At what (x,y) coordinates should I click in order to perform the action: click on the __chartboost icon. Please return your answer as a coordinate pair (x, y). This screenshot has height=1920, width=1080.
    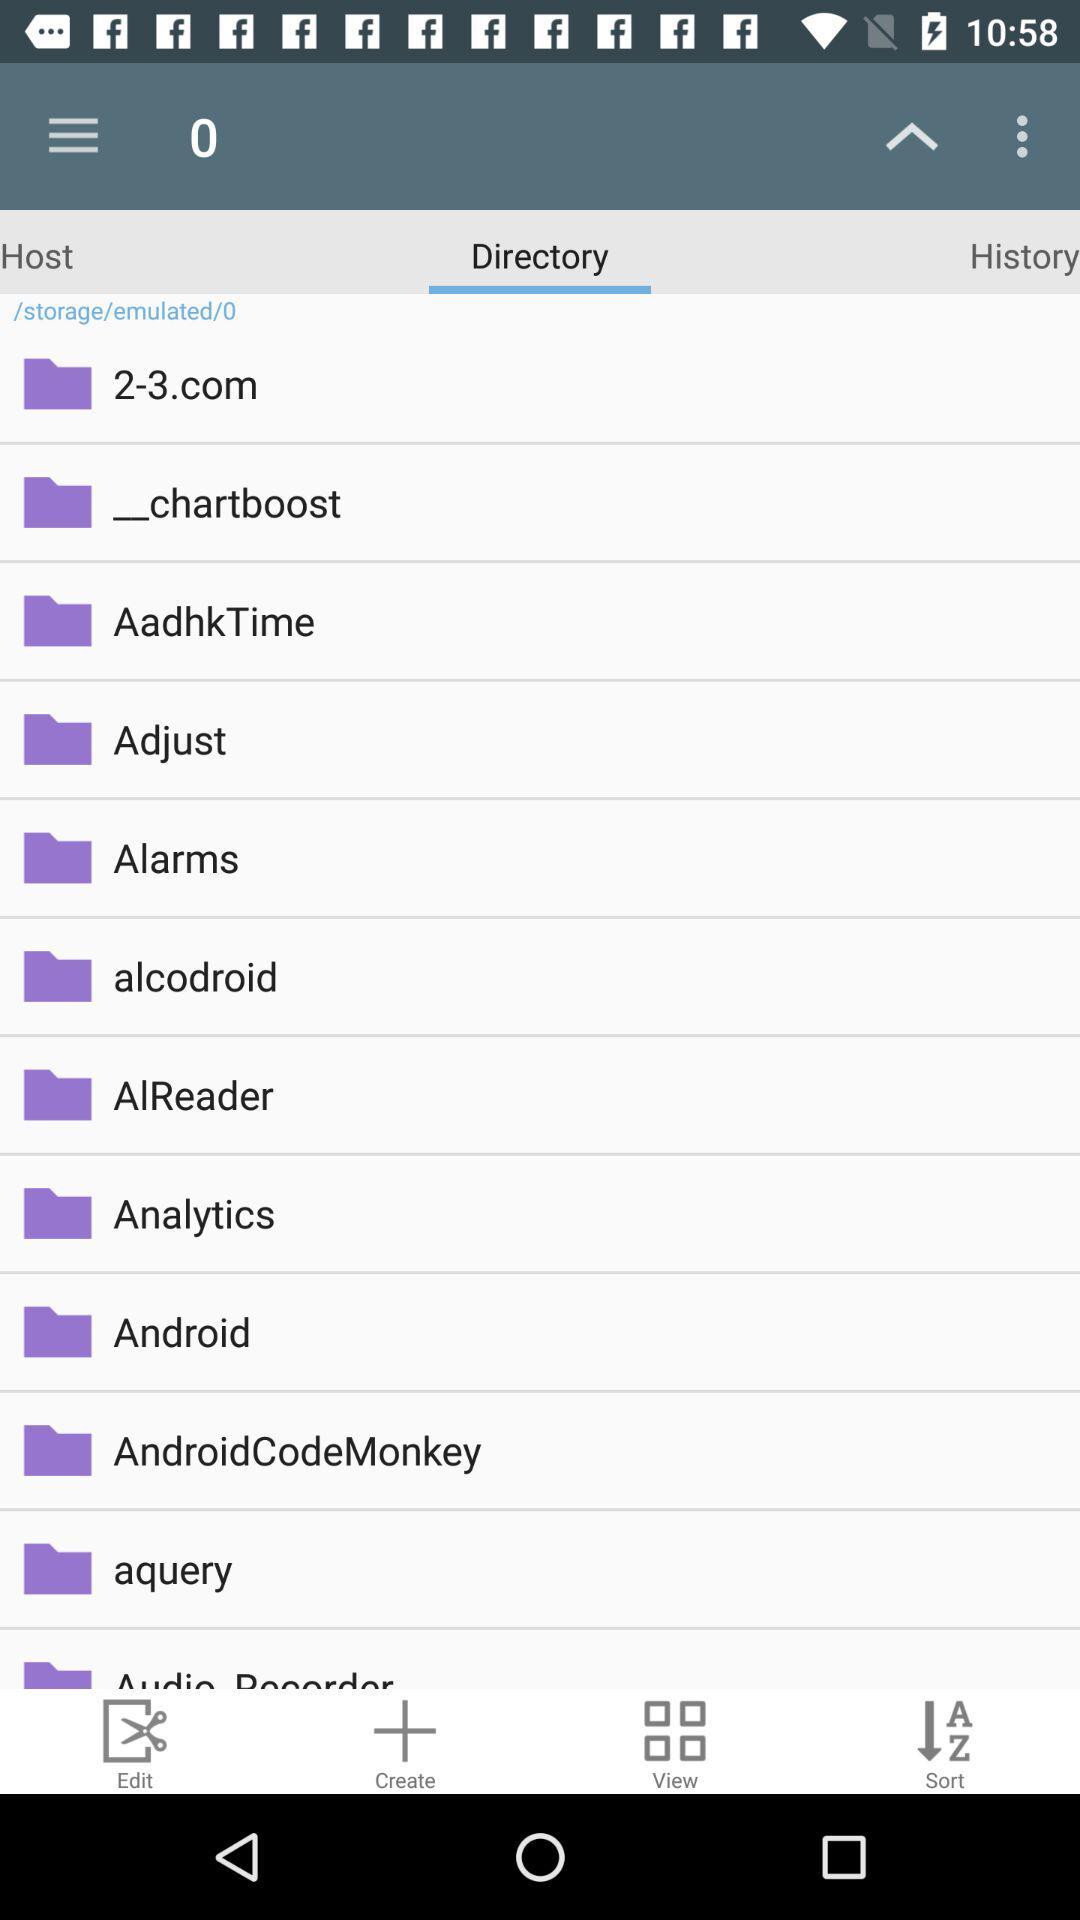
    Looking at the image, I should click on (582, 502).